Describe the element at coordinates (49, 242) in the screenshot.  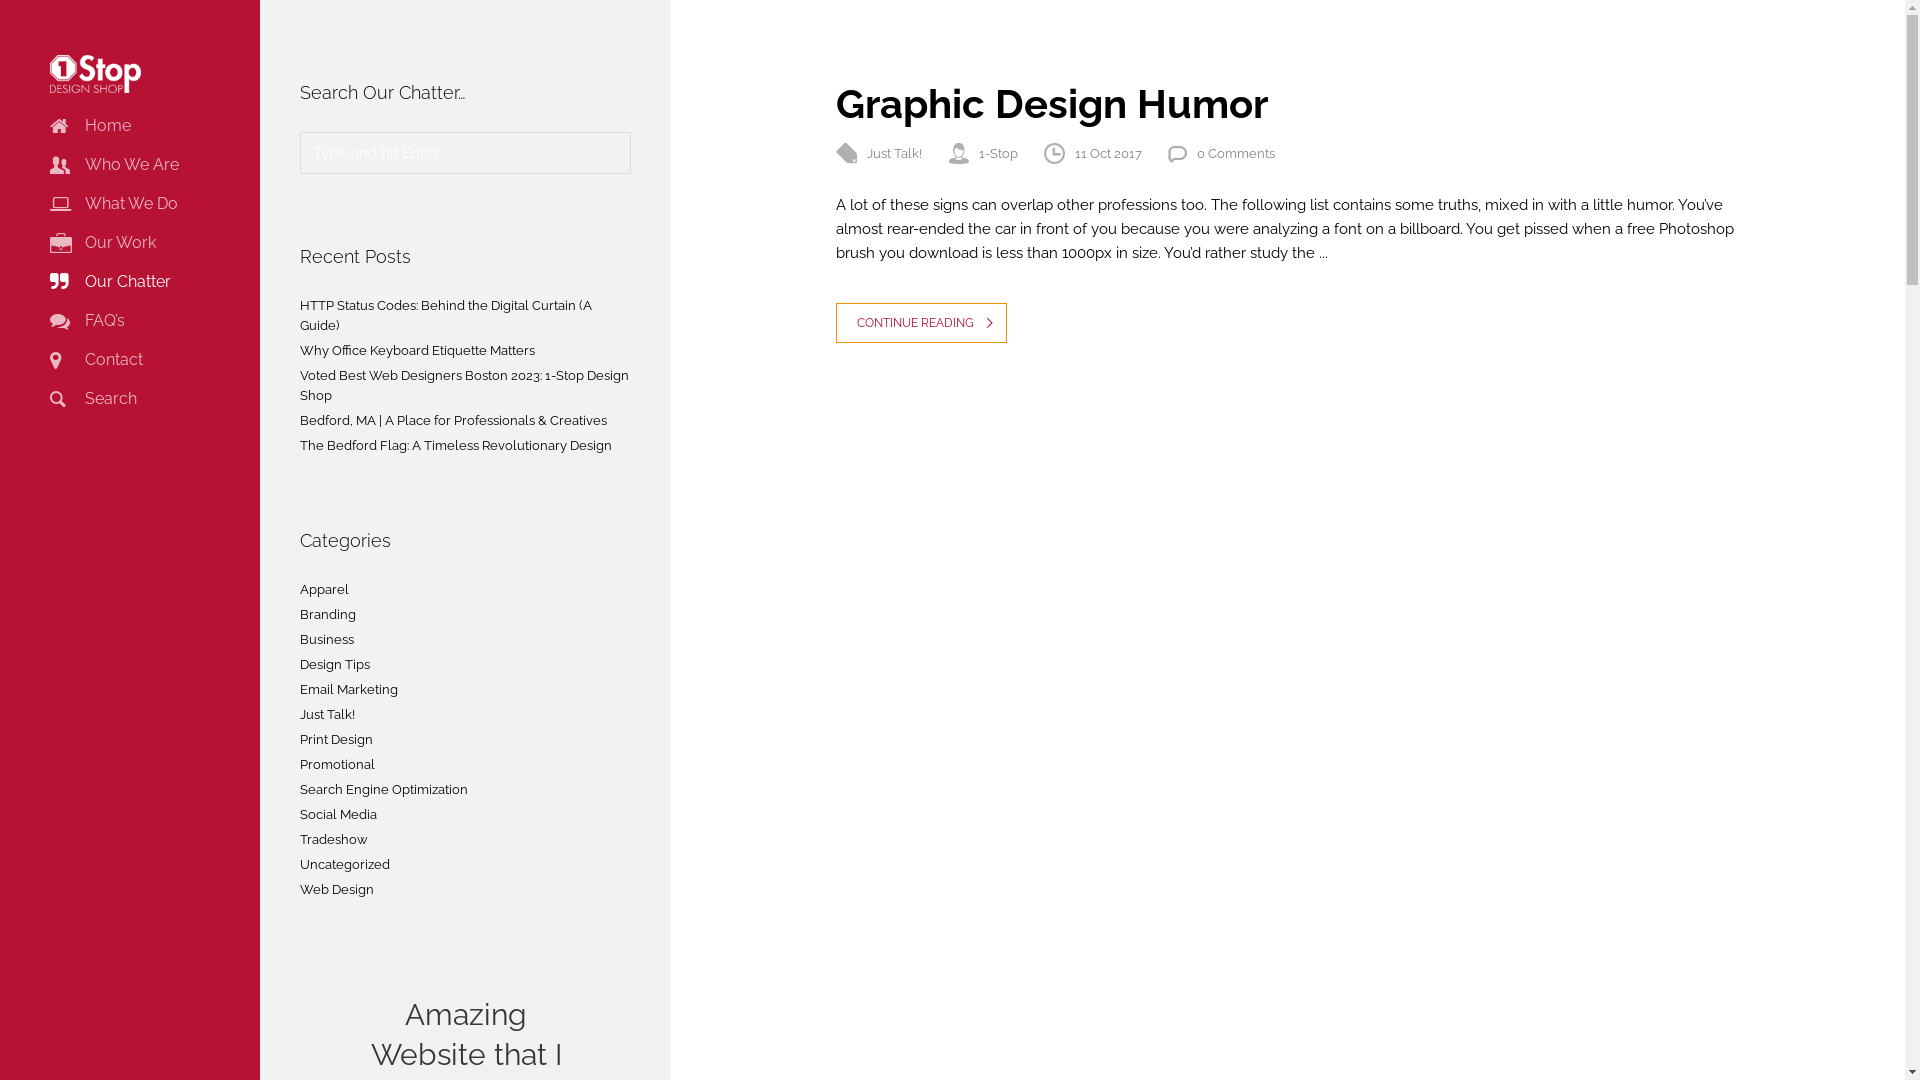
I see `'Our Work'` at that location.